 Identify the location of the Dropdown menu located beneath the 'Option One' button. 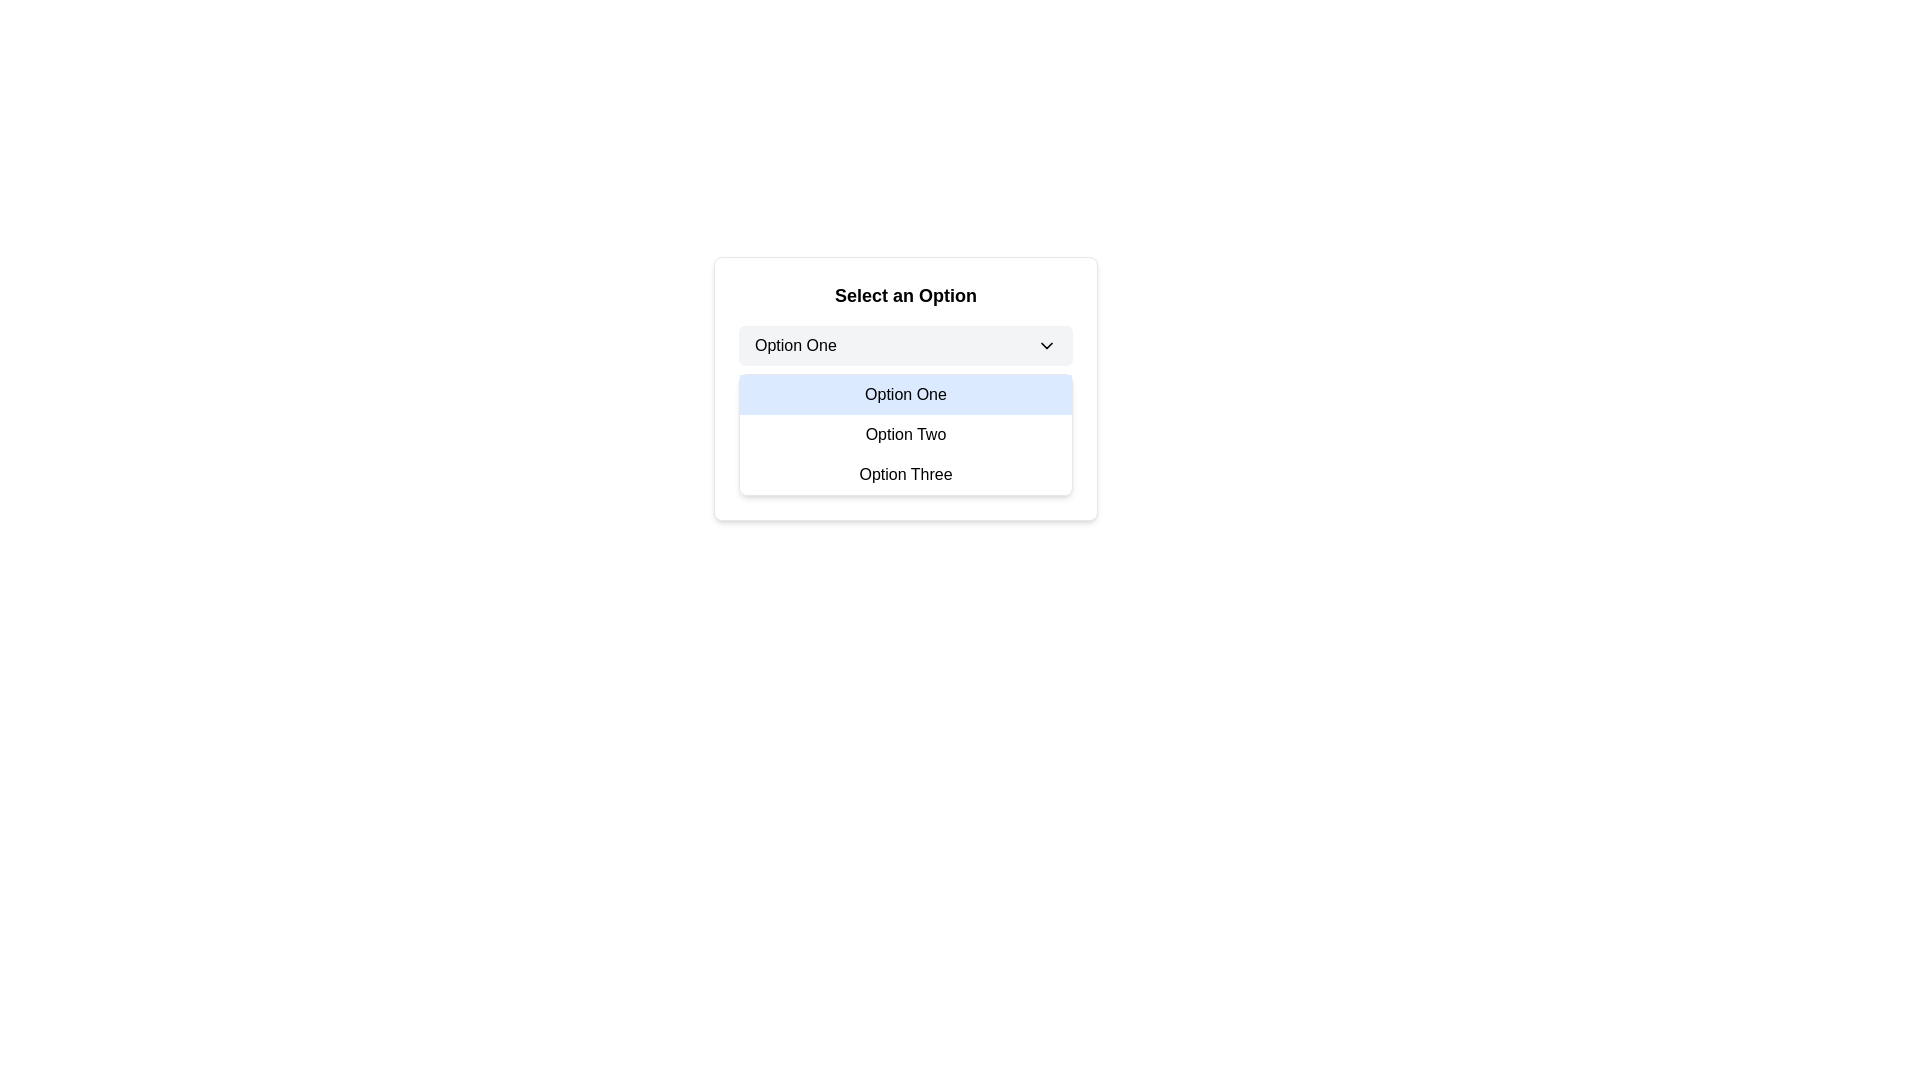
(905, 434).